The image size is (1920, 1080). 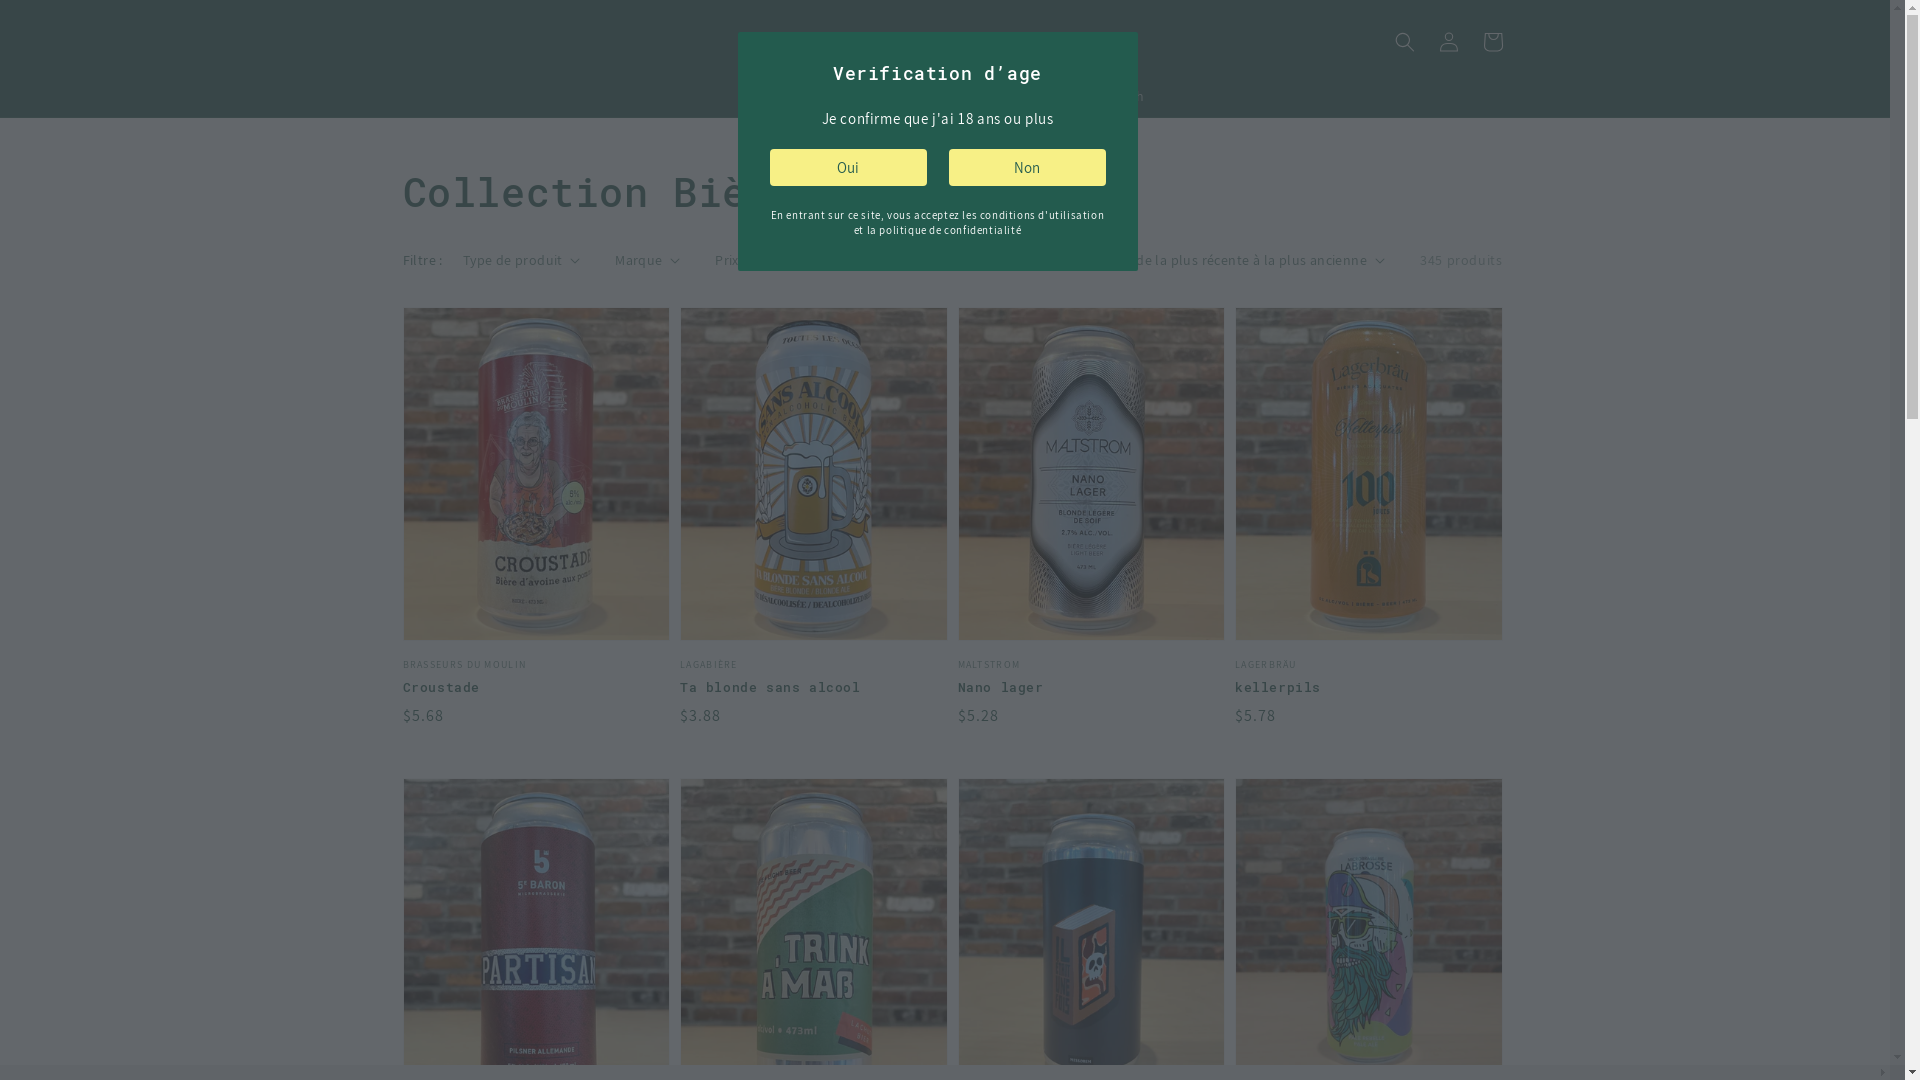 What do you see at coordinates (1448, 42) in the screenshot?
I see `'Connexion'` at bounding box center [1448, 42].